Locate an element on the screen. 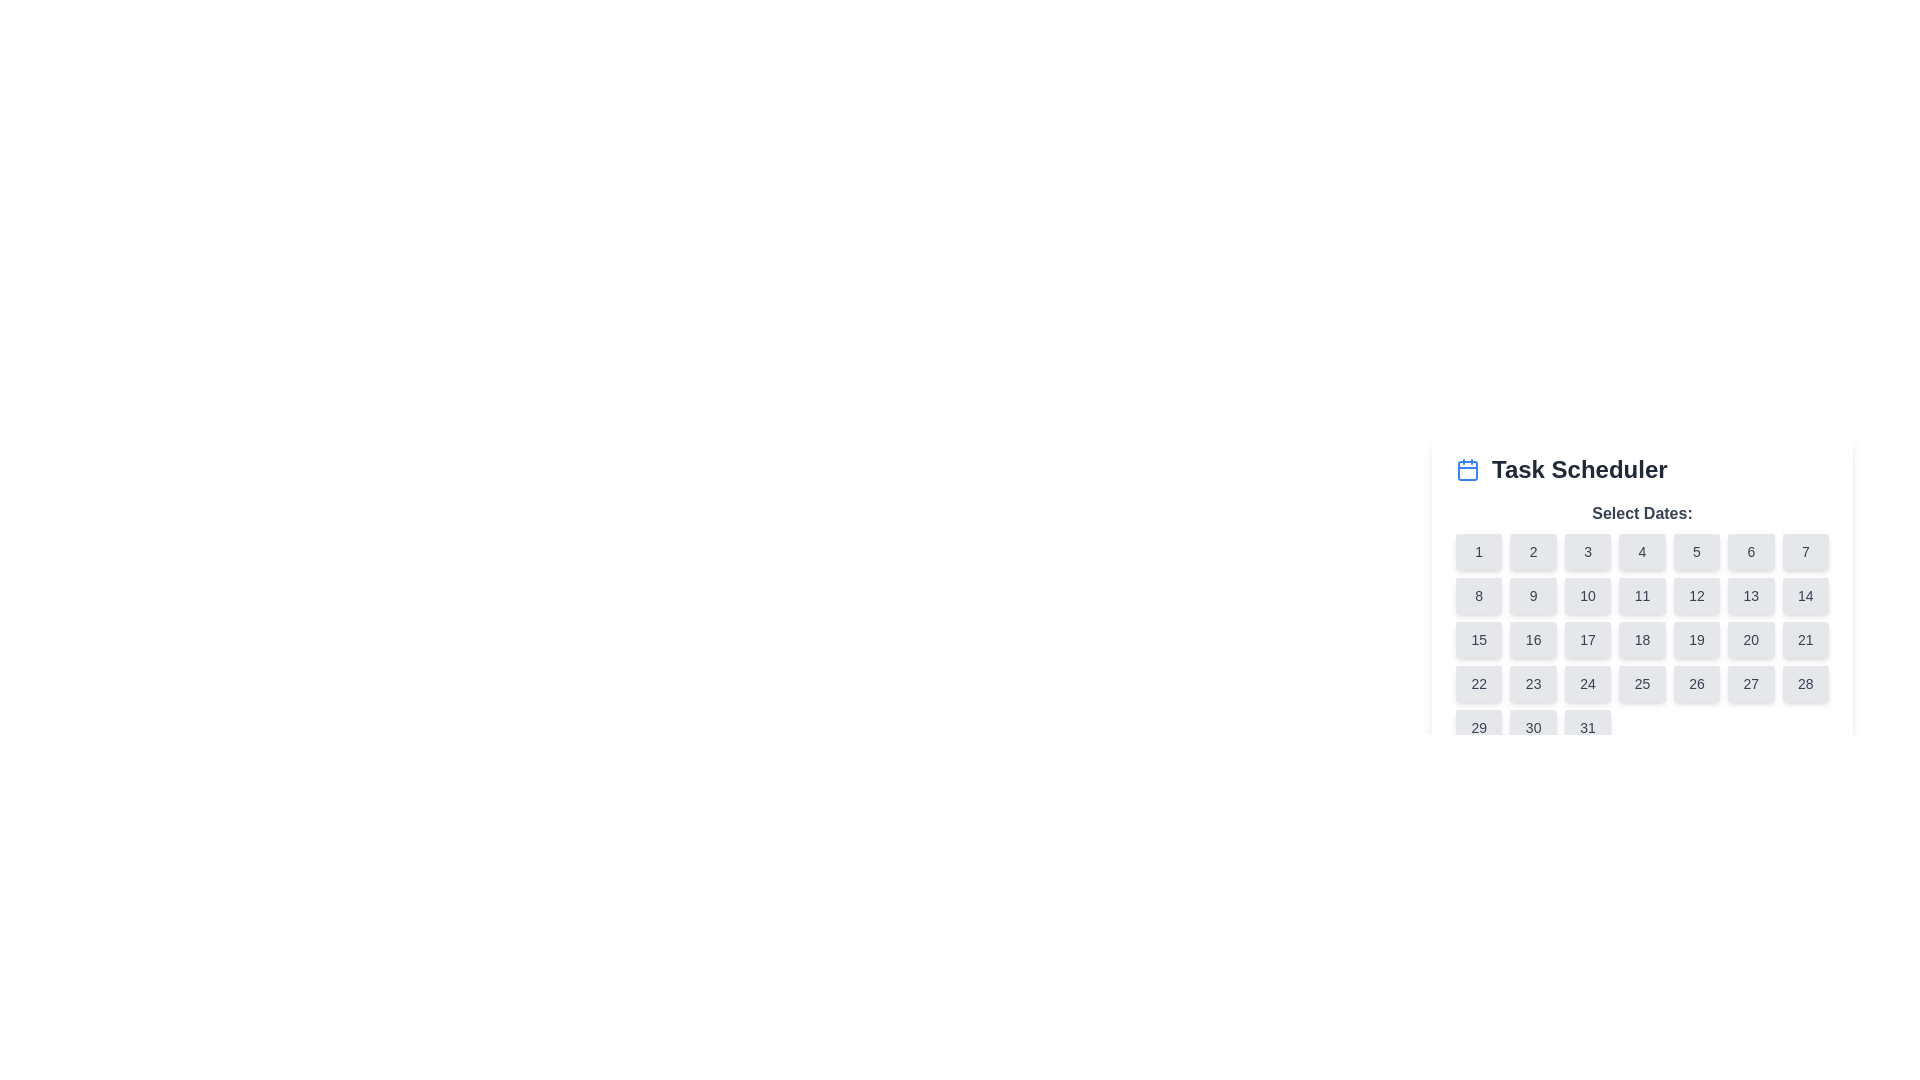 The width and height of the screenshot is (1920, 1080). the button displaying the number '21' located in the bottom-right area of the grid layout is located at coordinates (1805, 640).